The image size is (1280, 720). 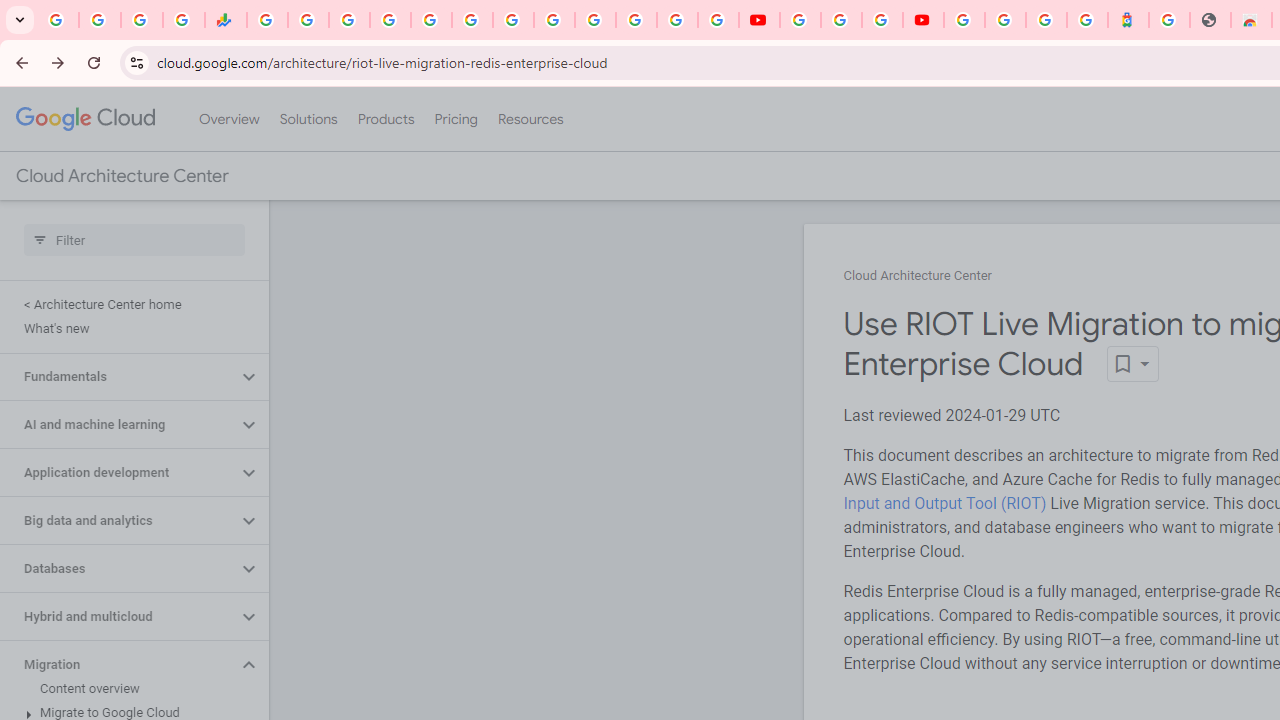 What do you see at coordinates (964, 20) in the screenshot?
I see `'Sign in - Google Accounts'` at bounding box center [964, 20].